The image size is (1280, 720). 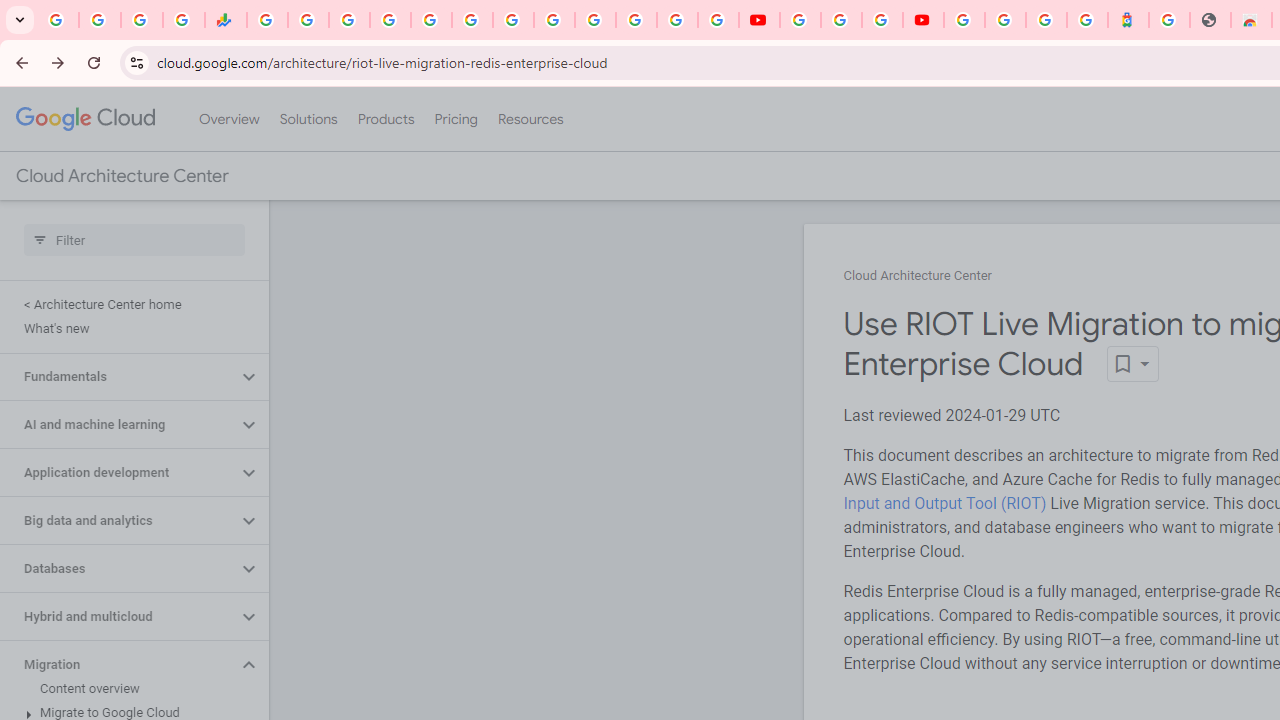 What do you see at coordinates (964, 20) in the screenshot?
I see `'Sign in - Google Accounts'` at bounding box center [964, 20].